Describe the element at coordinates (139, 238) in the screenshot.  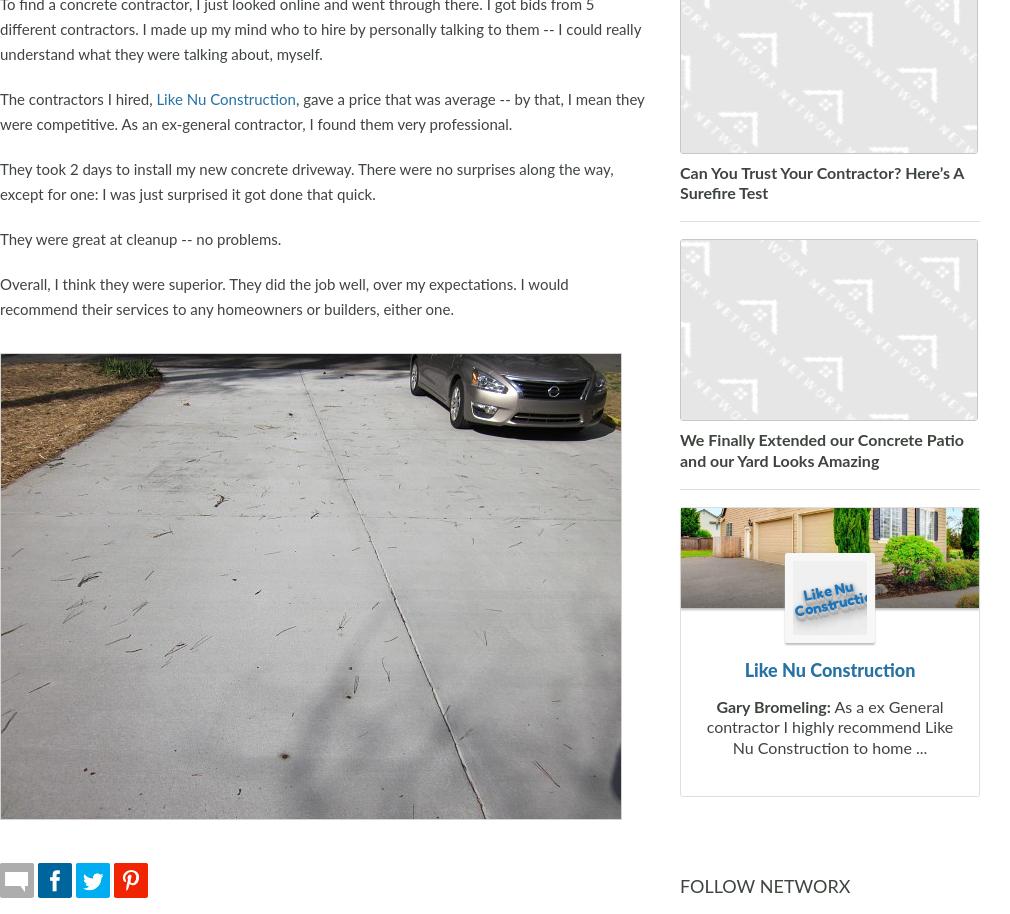
I see `'They were great at cleanup -- no problems.'` at that location.